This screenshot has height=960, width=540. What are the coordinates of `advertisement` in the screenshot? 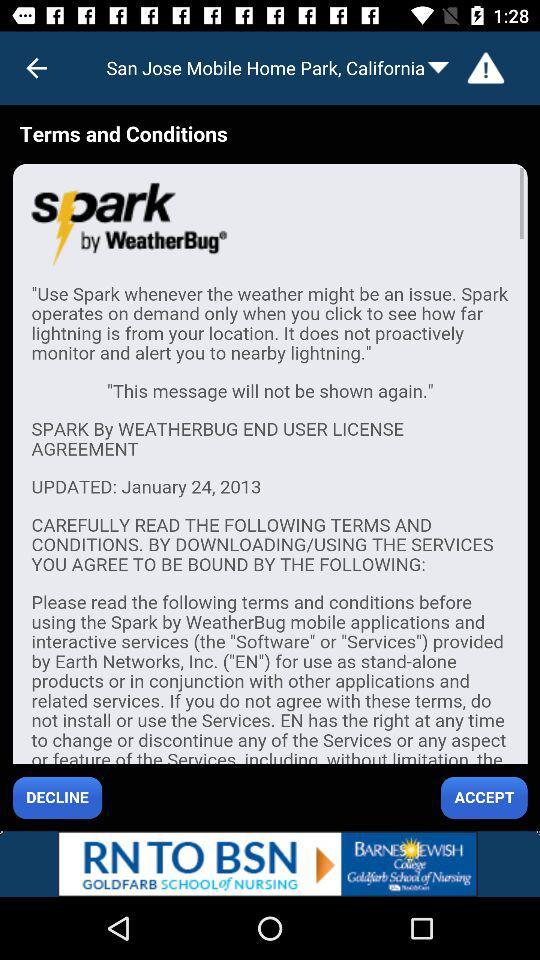 It's located at (270, 468).